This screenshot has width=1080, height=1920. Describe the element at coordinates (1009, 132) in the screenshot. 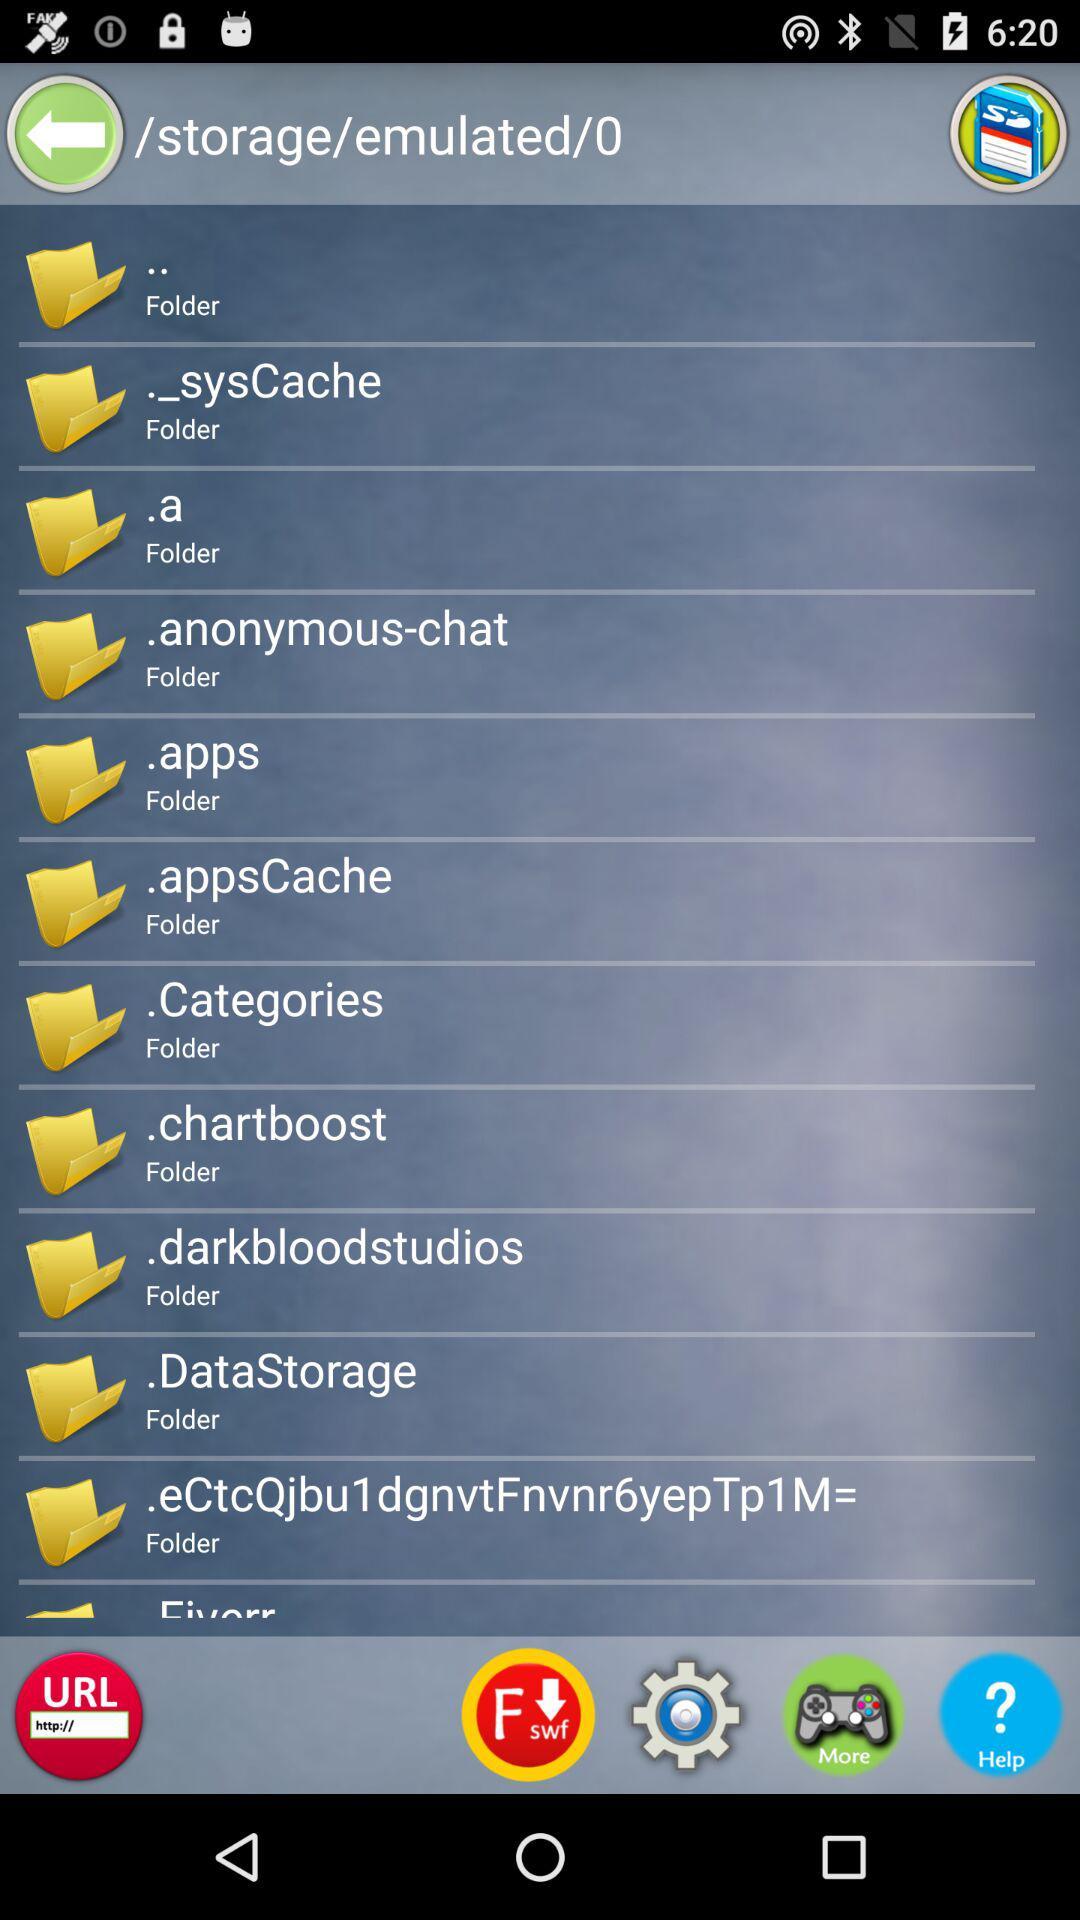

I see `sd storage` at that location.